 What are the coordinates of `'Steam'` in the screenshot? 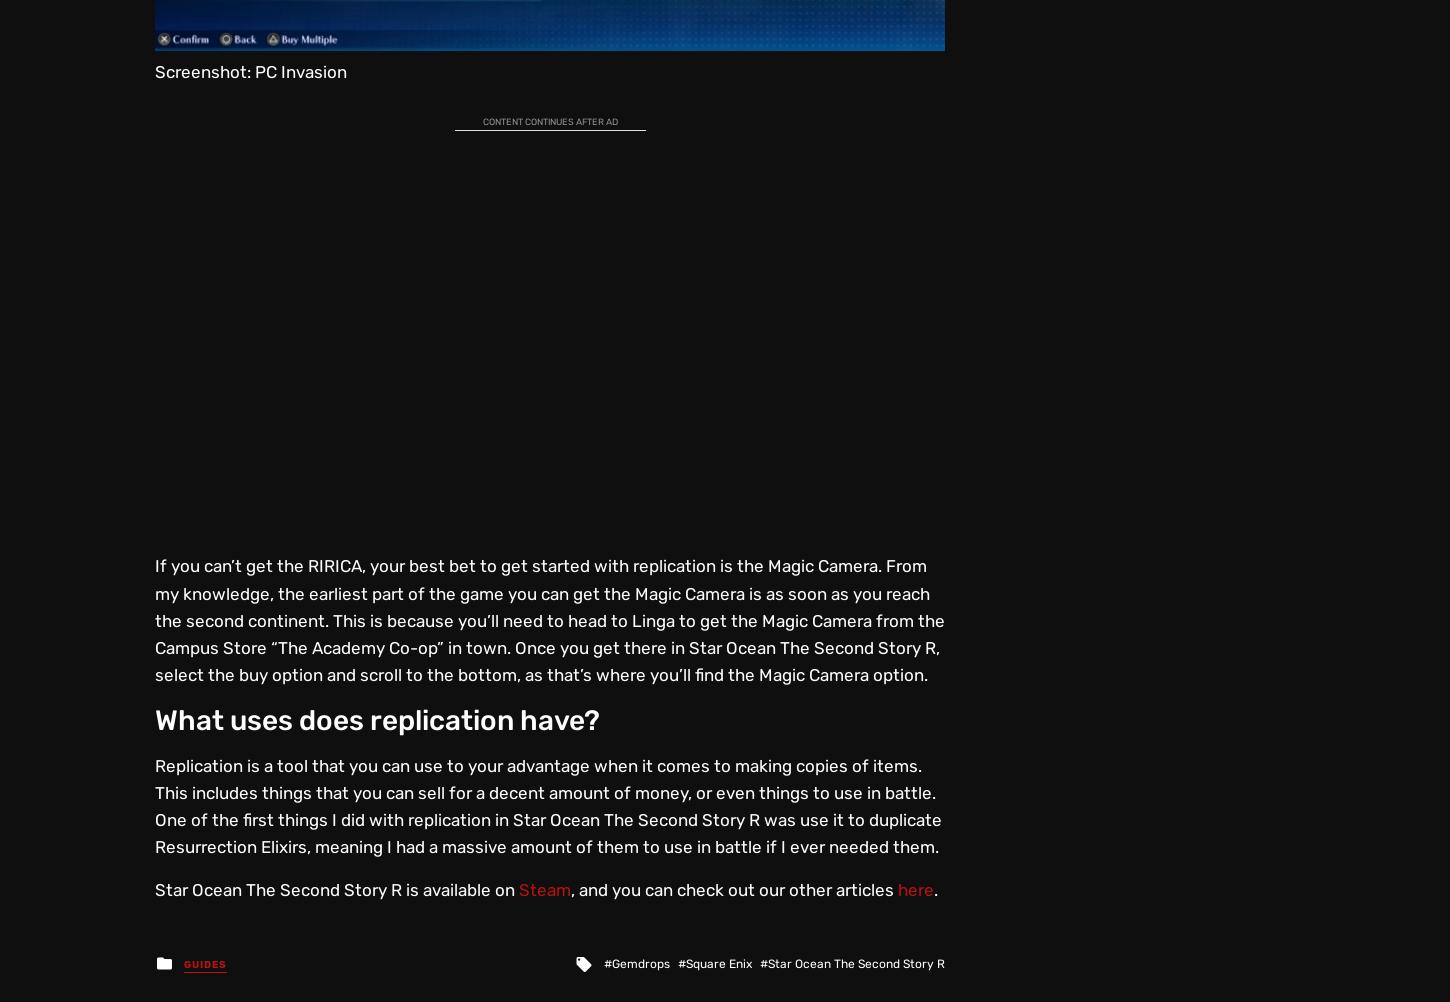 It's located at (545, 888).